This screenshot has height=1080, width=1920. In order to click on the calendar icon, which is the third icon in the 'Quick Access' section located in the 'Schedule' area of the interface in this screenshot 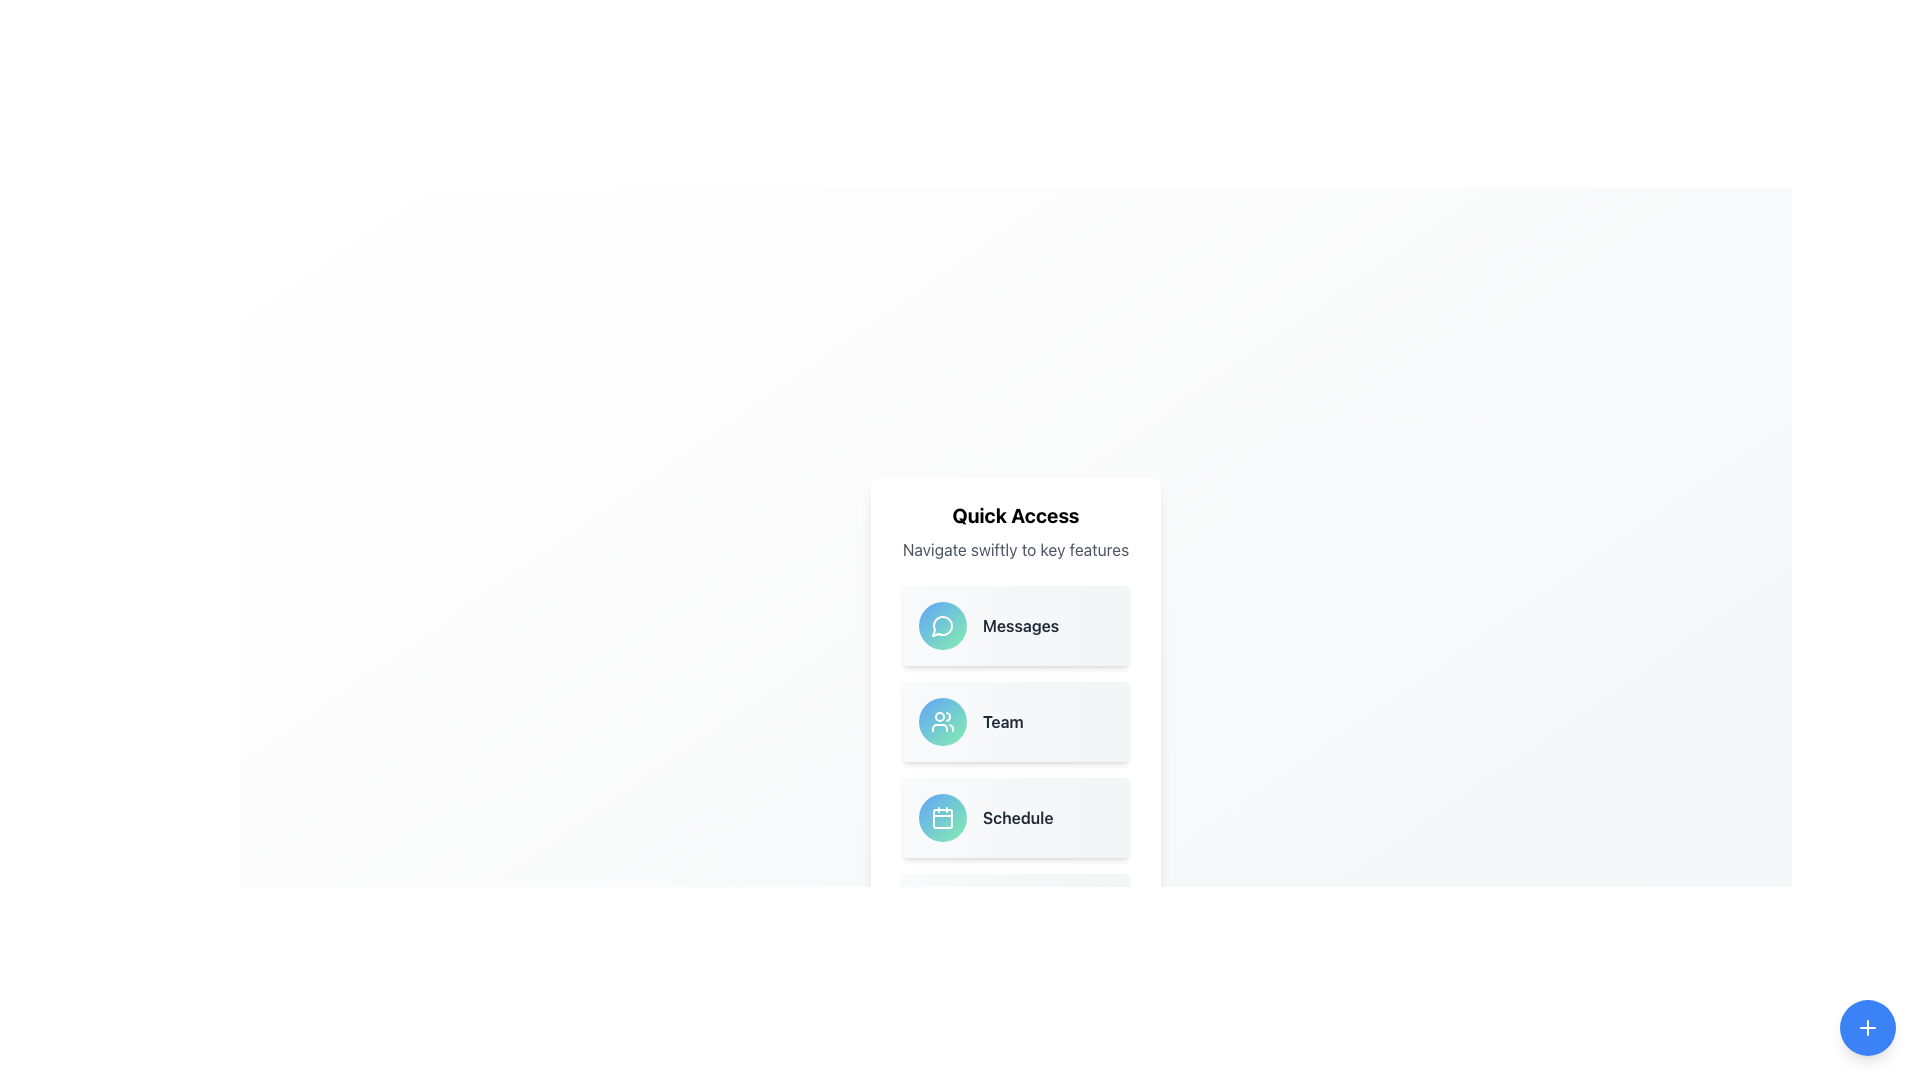, I will do `click(941, 818)`.